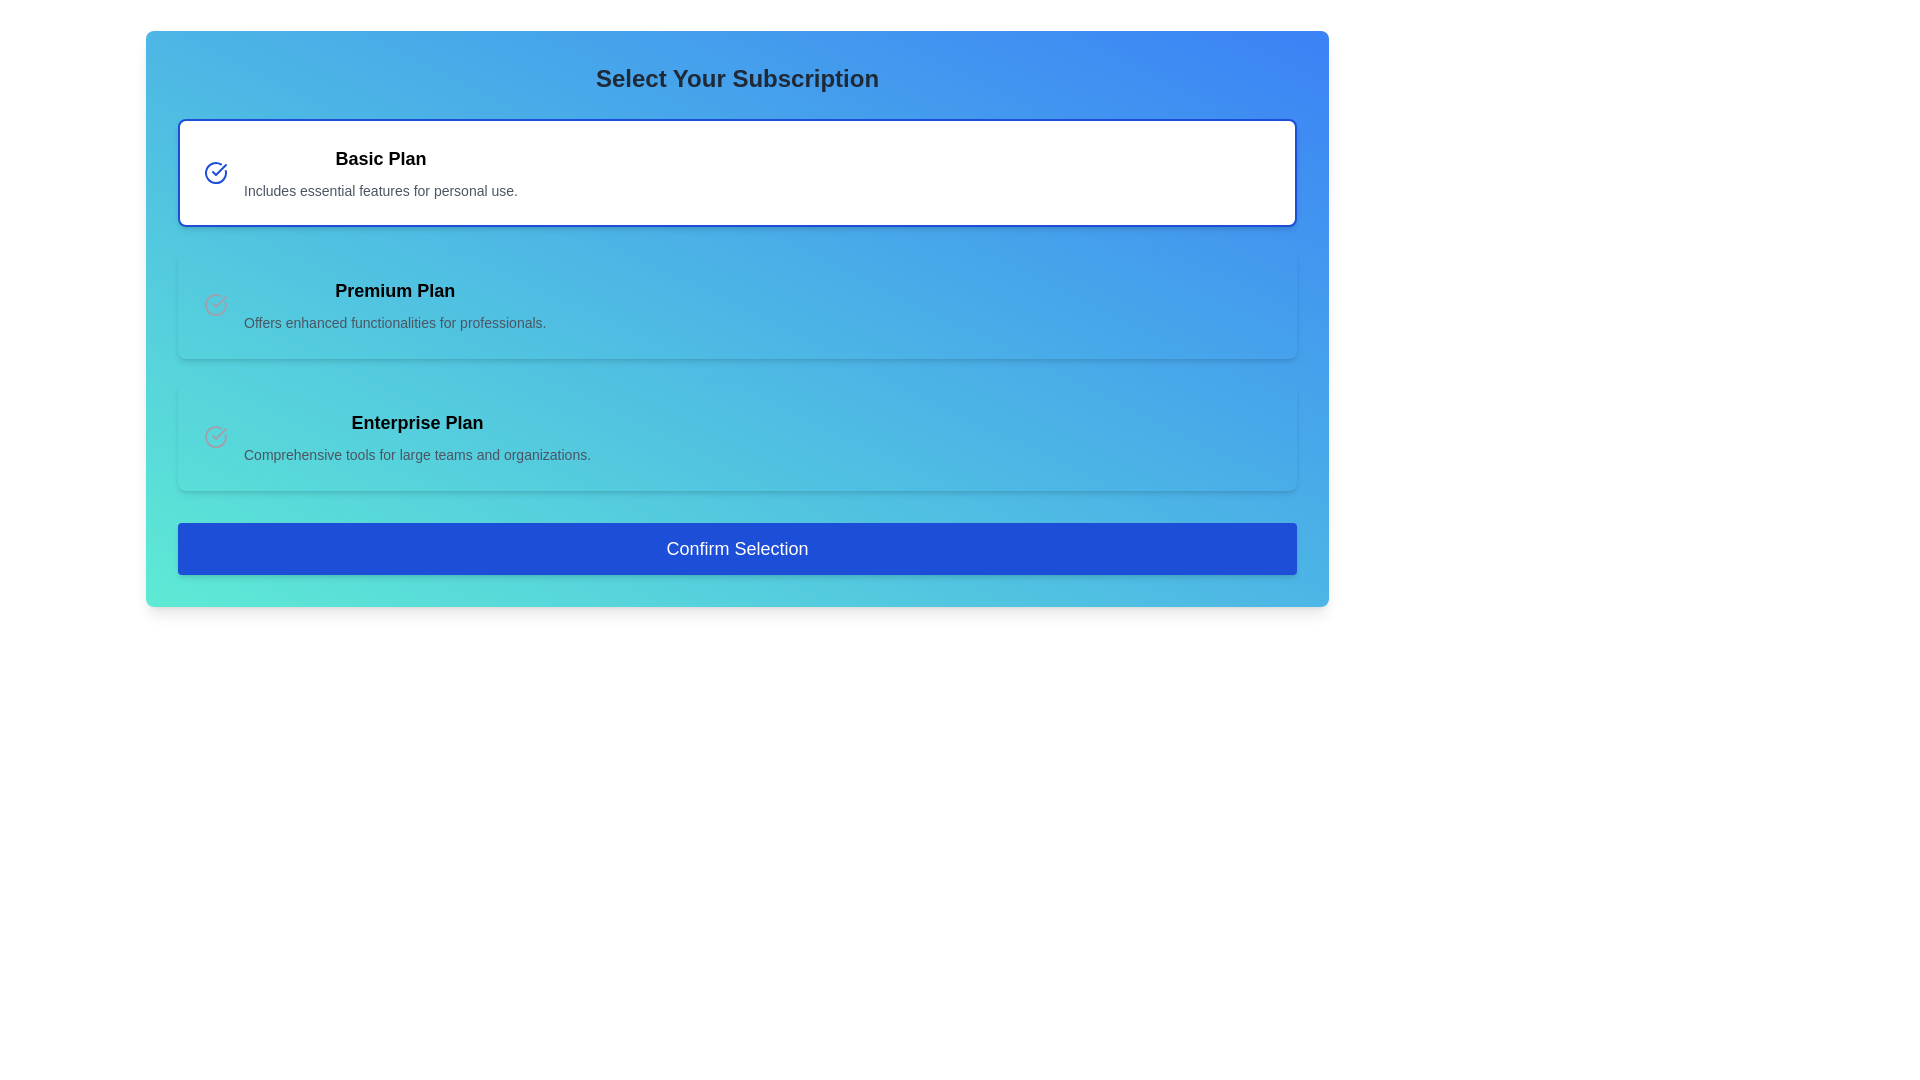  Describe the element at coordinates (216, 172) in the screenshot. I see `the circular blue icon with a checkmark next to the text 'Basic Plan Includes essential features for personal use.'` at that location.